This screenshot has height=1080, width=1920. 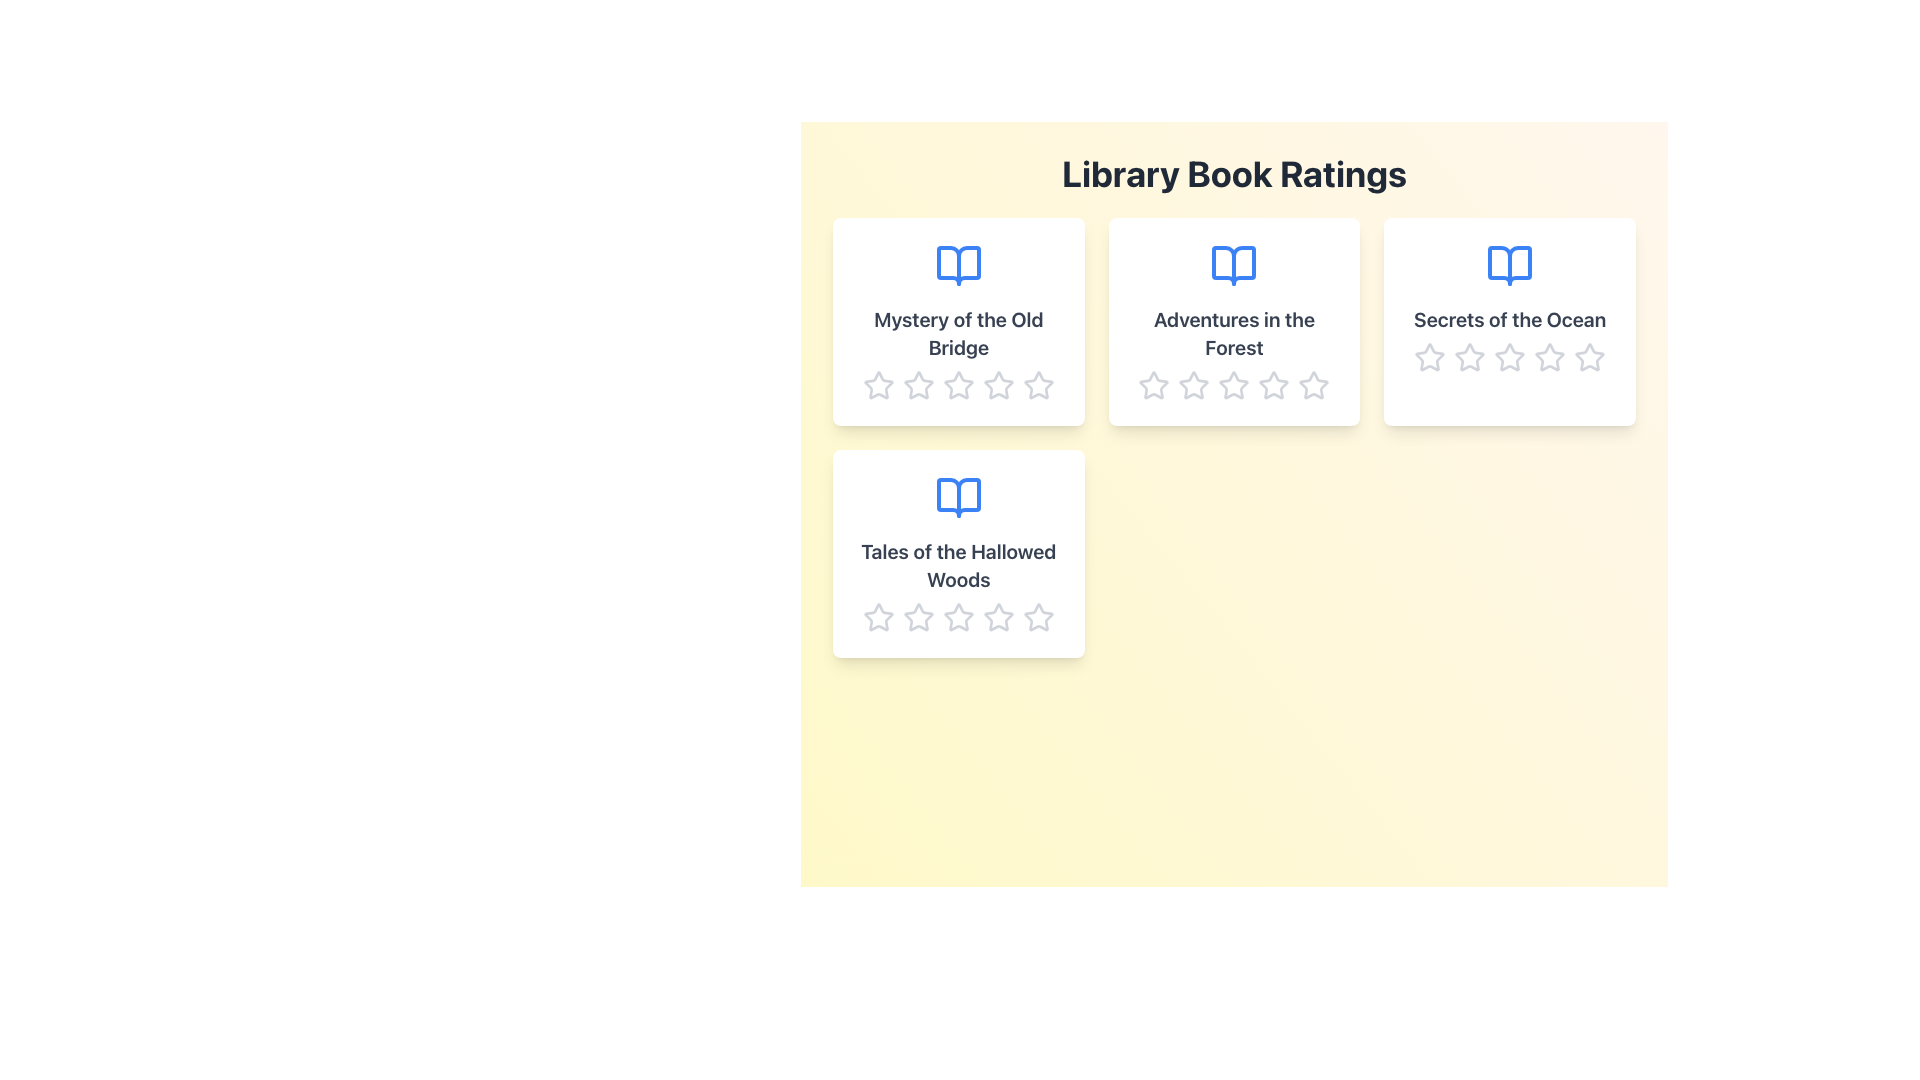 What do you see at coordinates (998, 385) in the screenshot?
I see `the fourth star in the 5-star rating system under the book card for 'Mystery of the Old Bridge'` at bounding box center [998, 385].